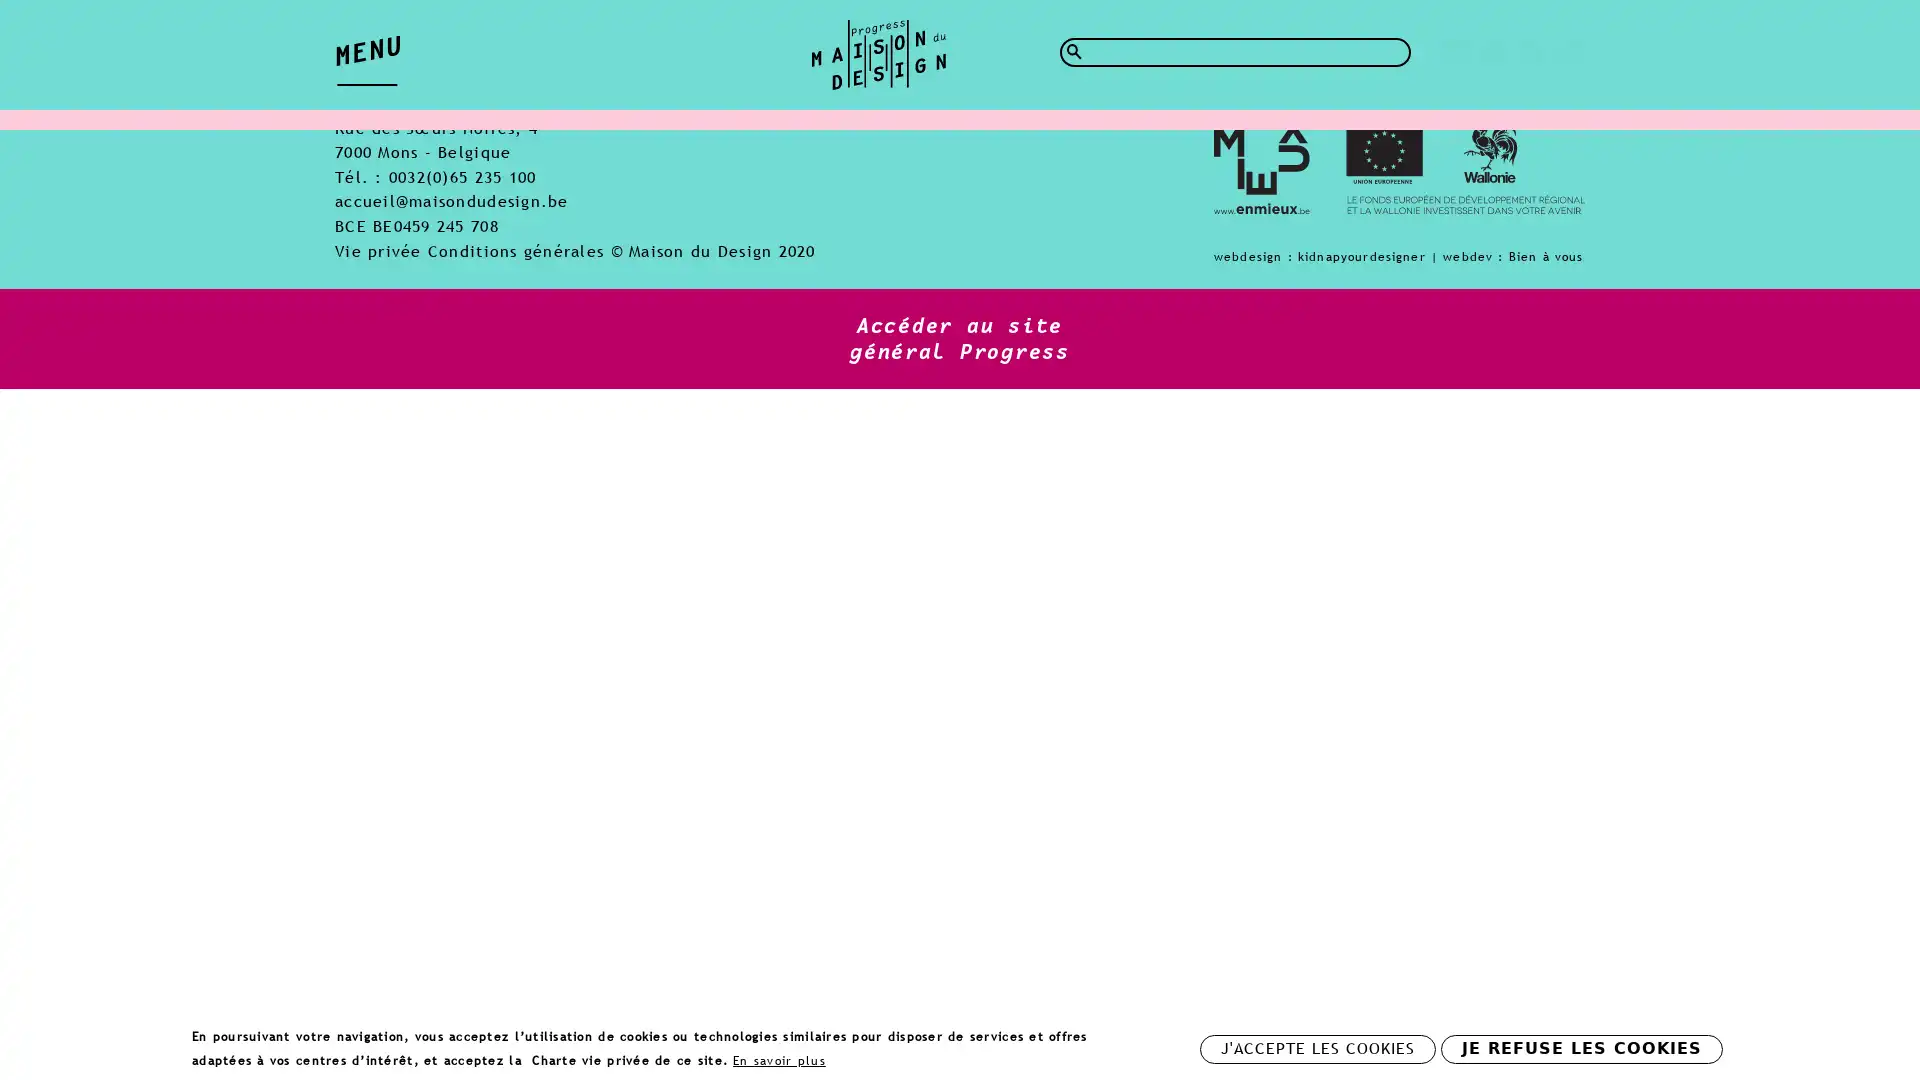 The image size is (1920, 1080). What do you see at coordinates (1318, 1048) in the screenshot?
I see `J'ACCEPTE LES COOKIES` at bounding box center [1318, 1048].